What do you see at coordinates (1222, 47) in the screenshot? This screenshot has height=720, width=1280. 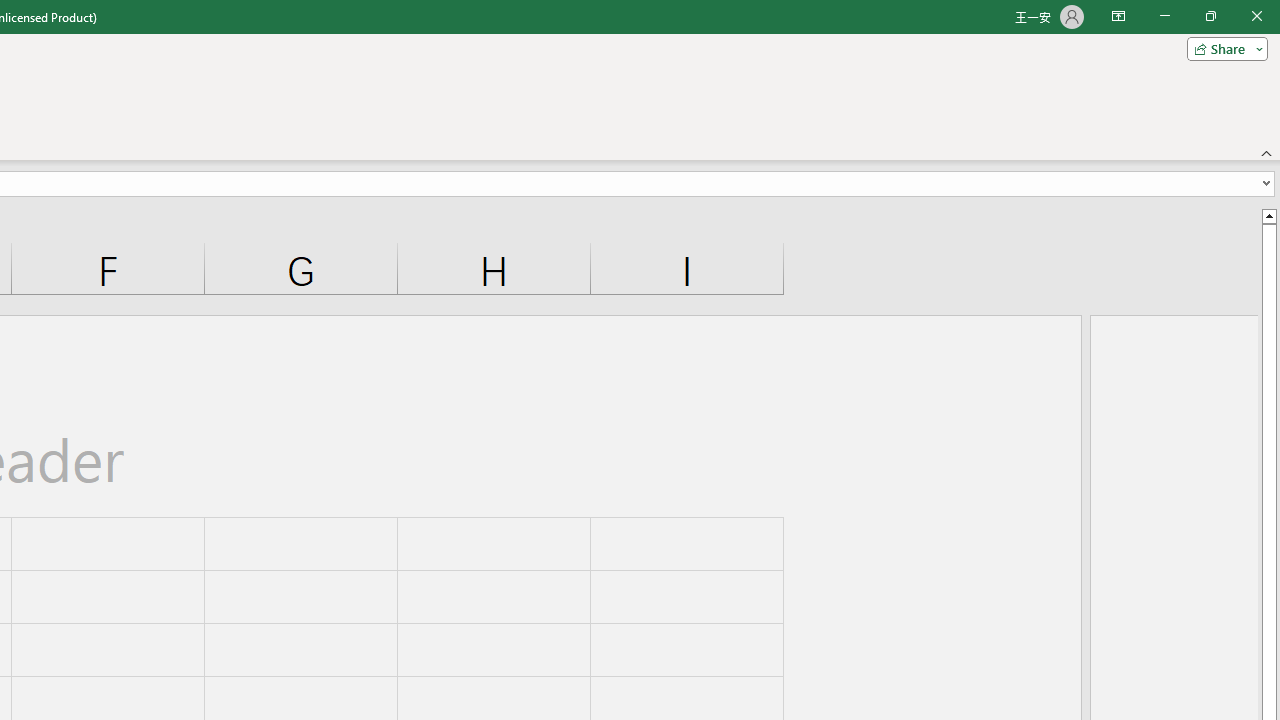 I see `'Share'` at bounding box center [1222, 47].